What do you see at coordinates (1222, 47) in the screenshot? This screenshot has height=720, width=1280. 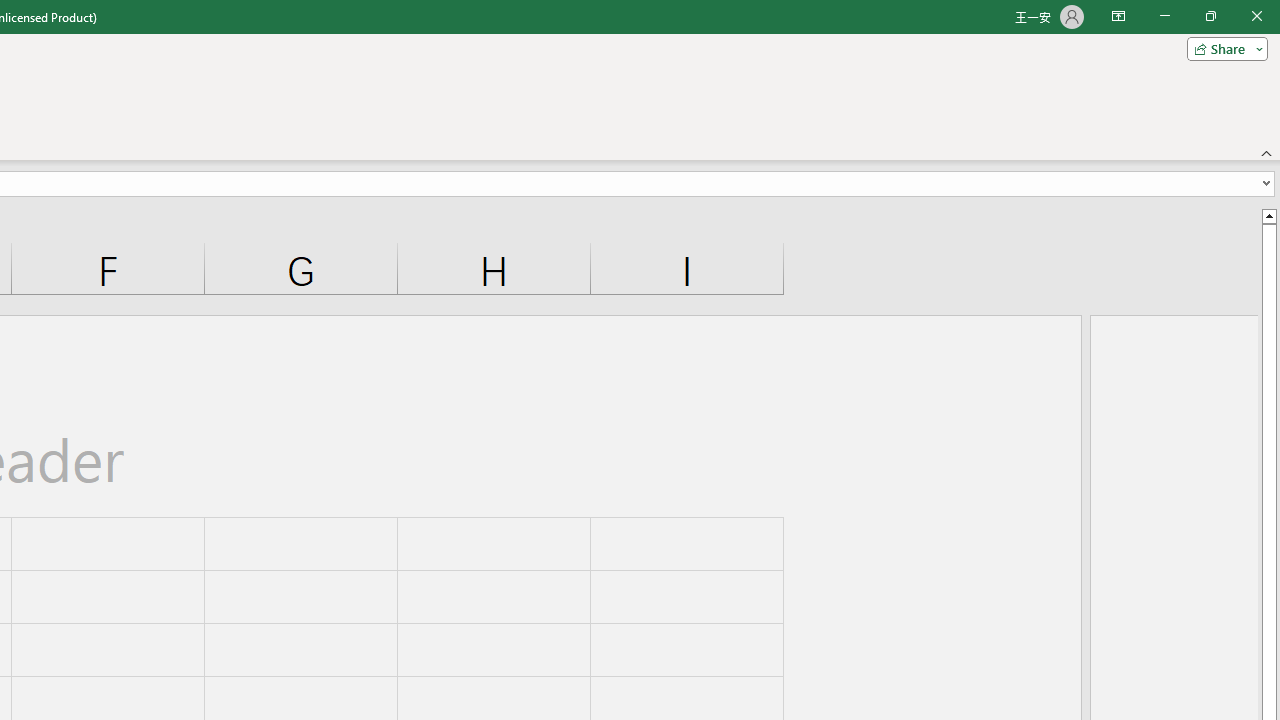 I see `'Share'` at bounding box center [1222, 47].